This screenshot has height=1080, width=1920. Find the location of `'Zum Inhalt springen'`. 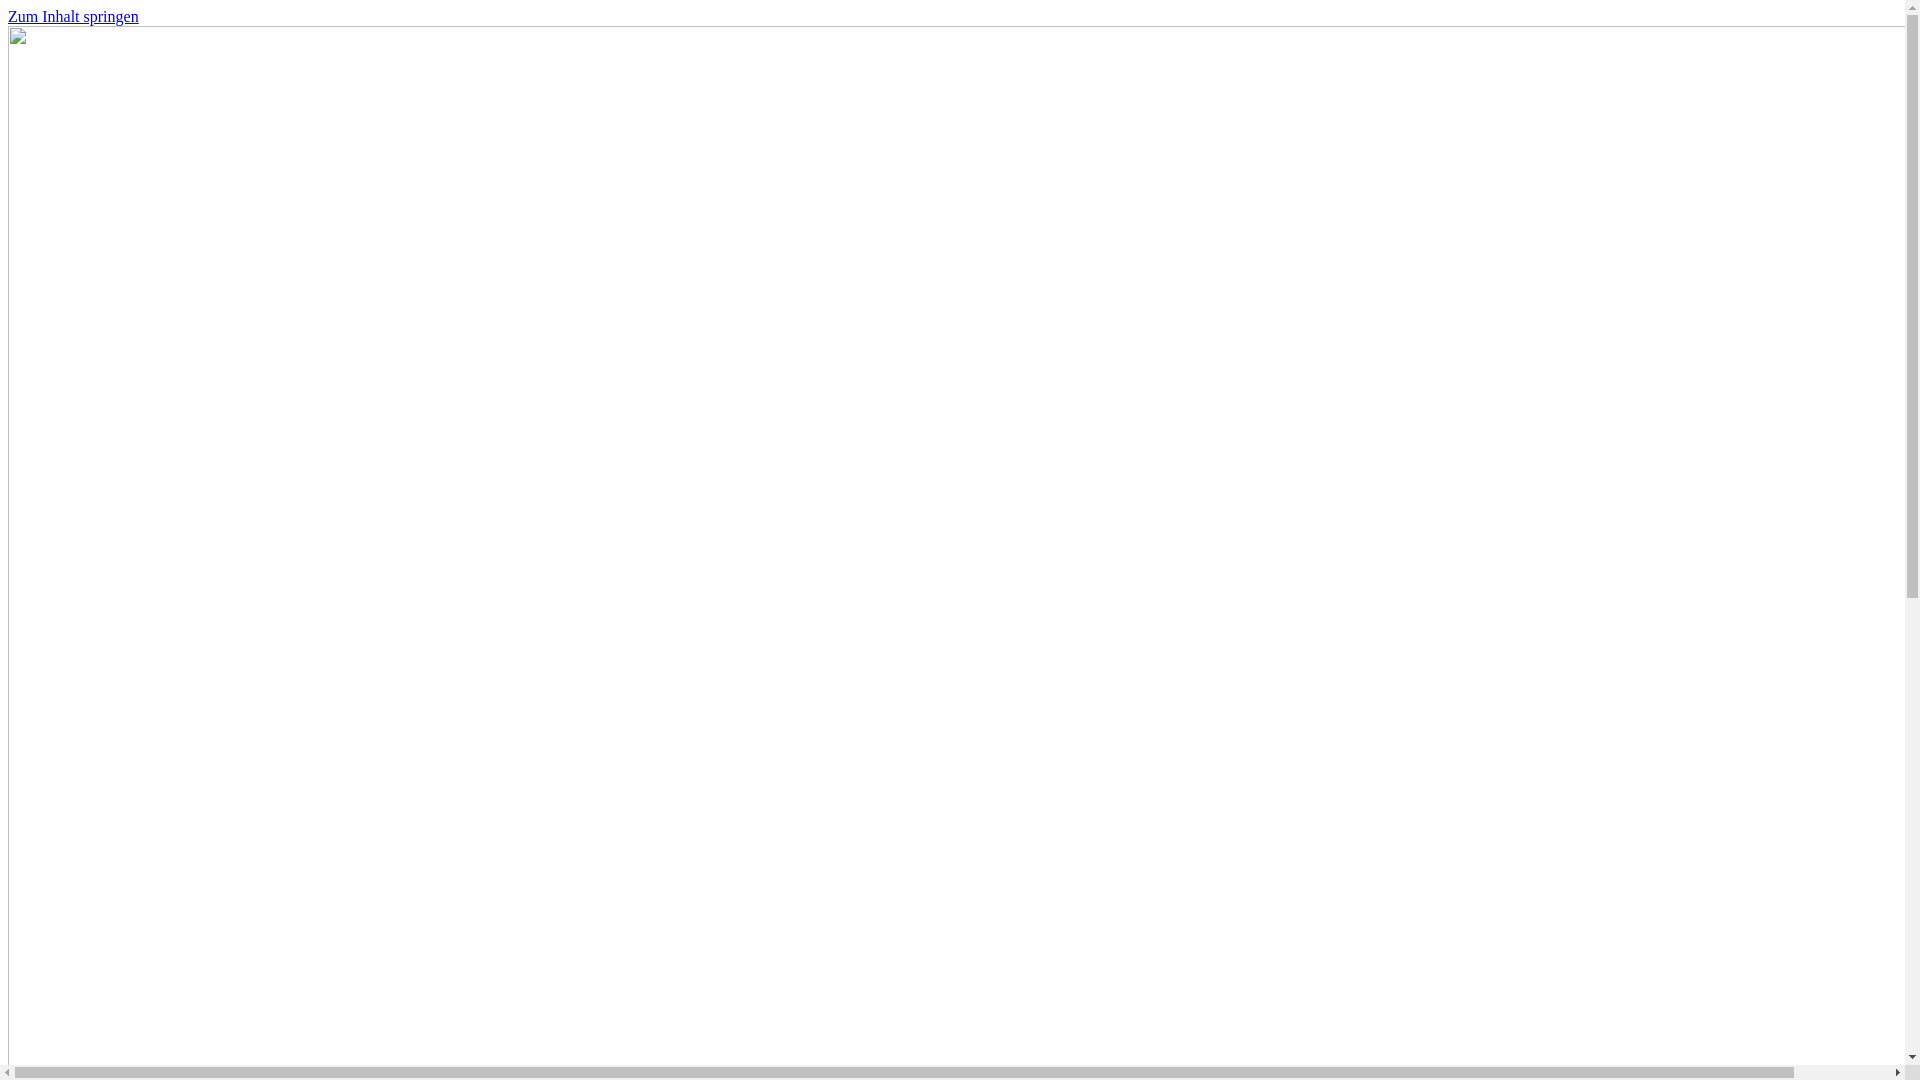

'Zum Inhalt springen' is located at coordinates (73, 16).